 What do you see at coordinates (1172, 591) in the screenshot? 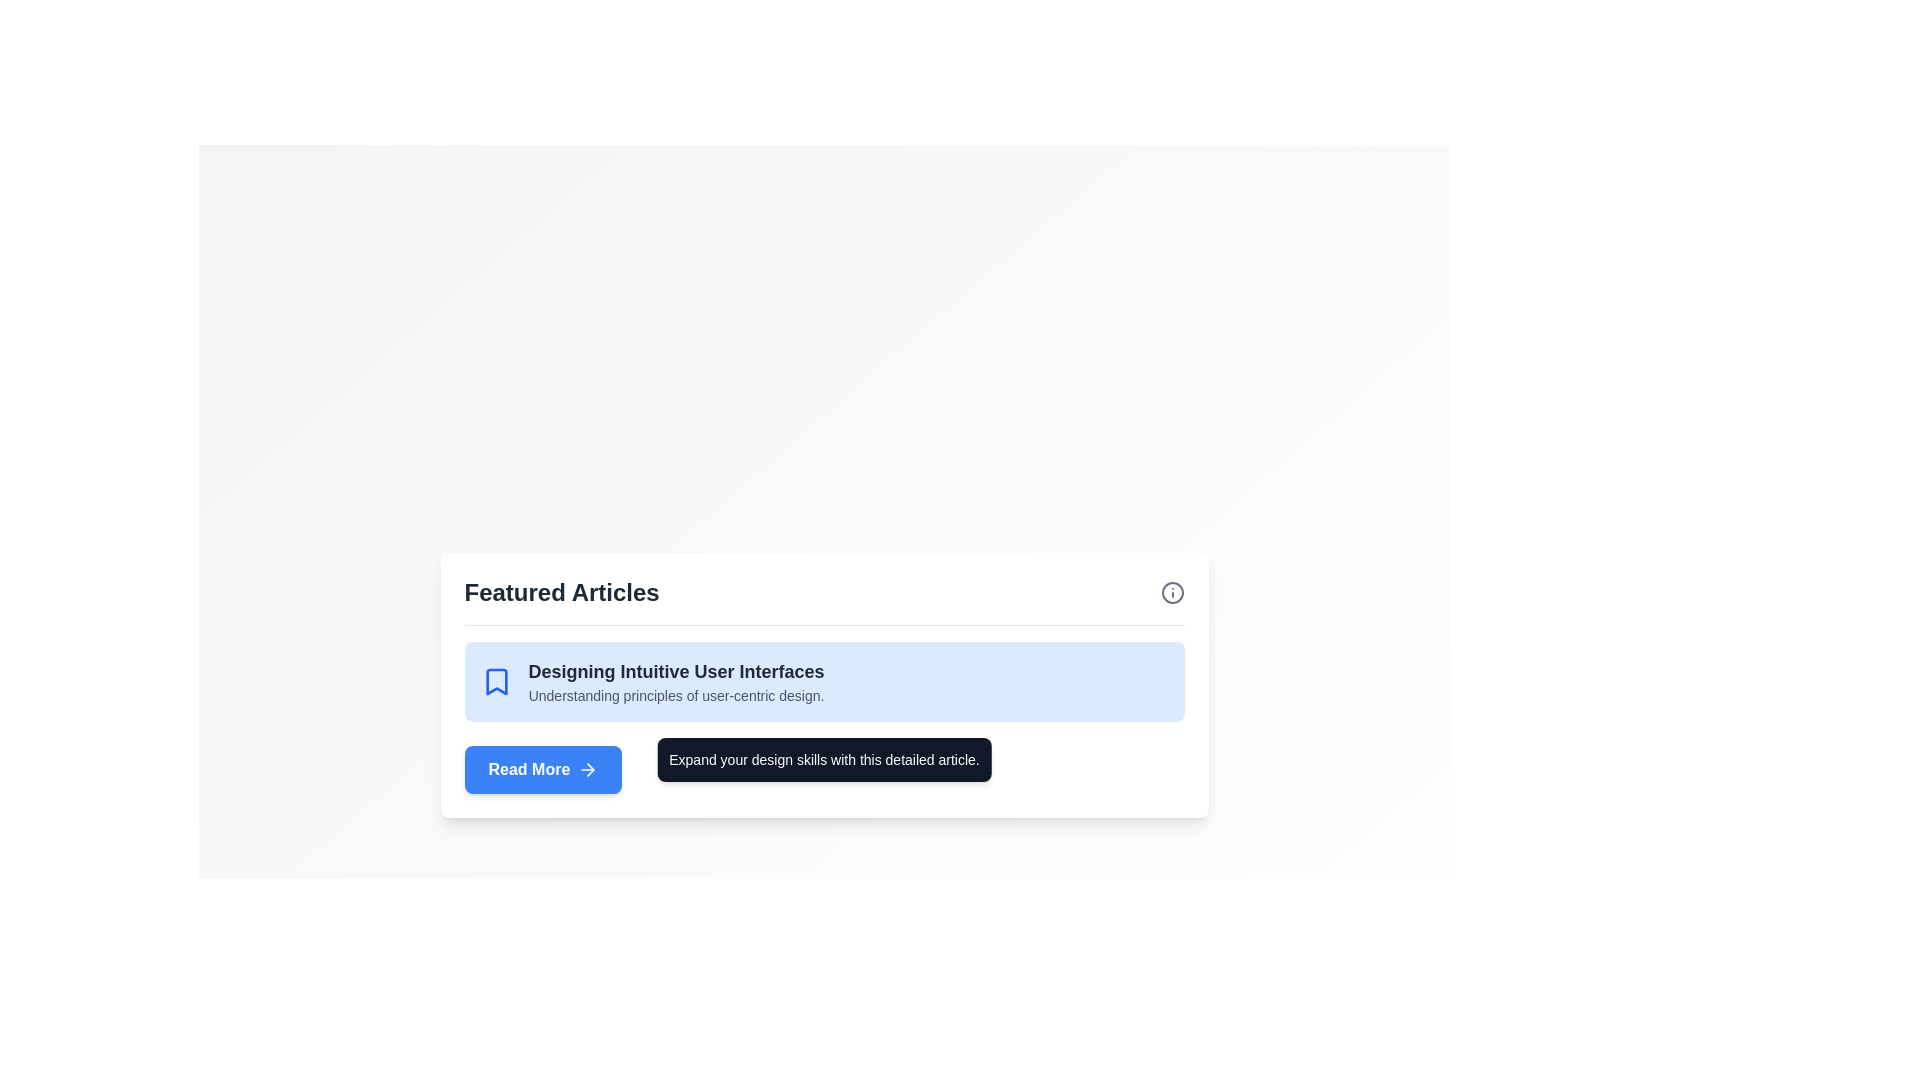
I see `the first SVG Circle element within the 'Featured Articles' card located at the top-right corner` at bounding box center [1172, 591].